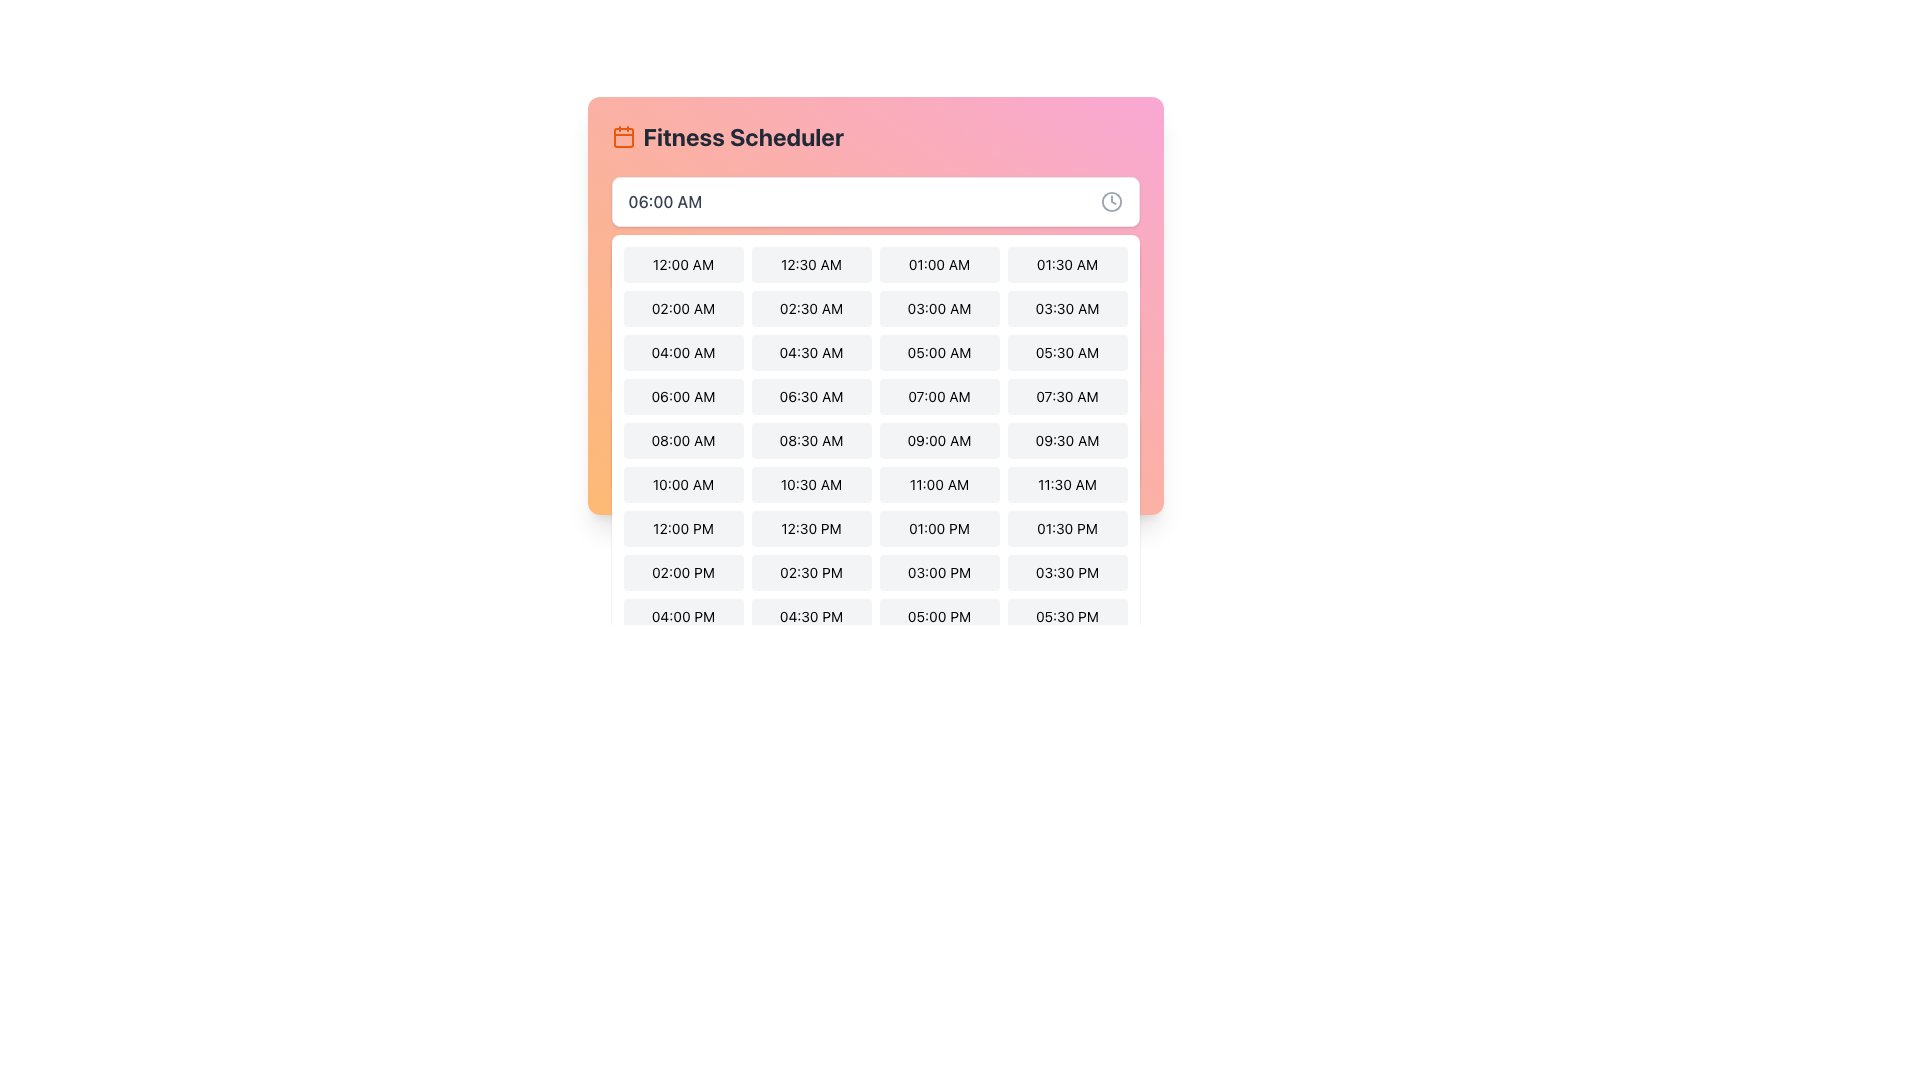 This screenshot has width=1920, height=1080. What do you see at coordinates (875, 402) in the screenshot?
I see `the grid of selectable time slots in the Fitness Scheduler panel` at bounding box center [875, 402].